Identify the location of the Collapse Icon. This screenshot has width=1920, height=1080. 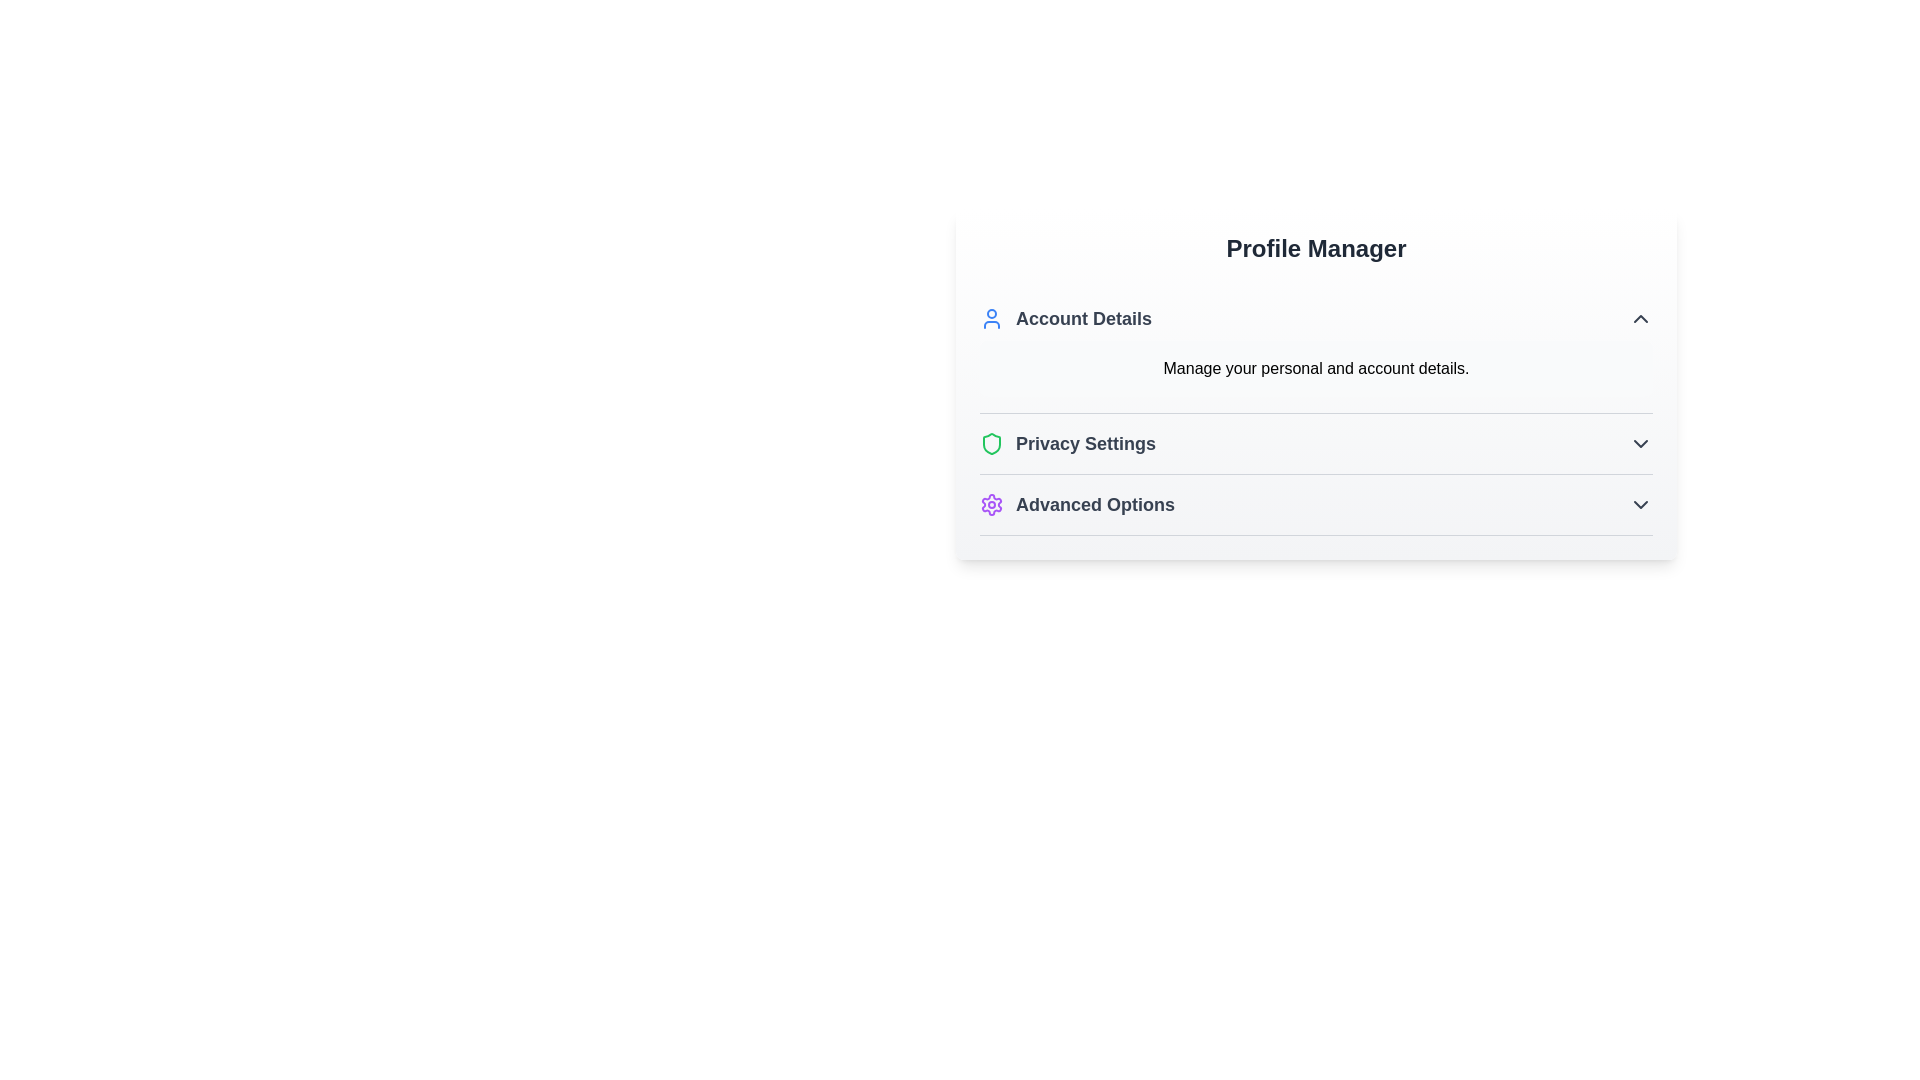
(1641, 318).